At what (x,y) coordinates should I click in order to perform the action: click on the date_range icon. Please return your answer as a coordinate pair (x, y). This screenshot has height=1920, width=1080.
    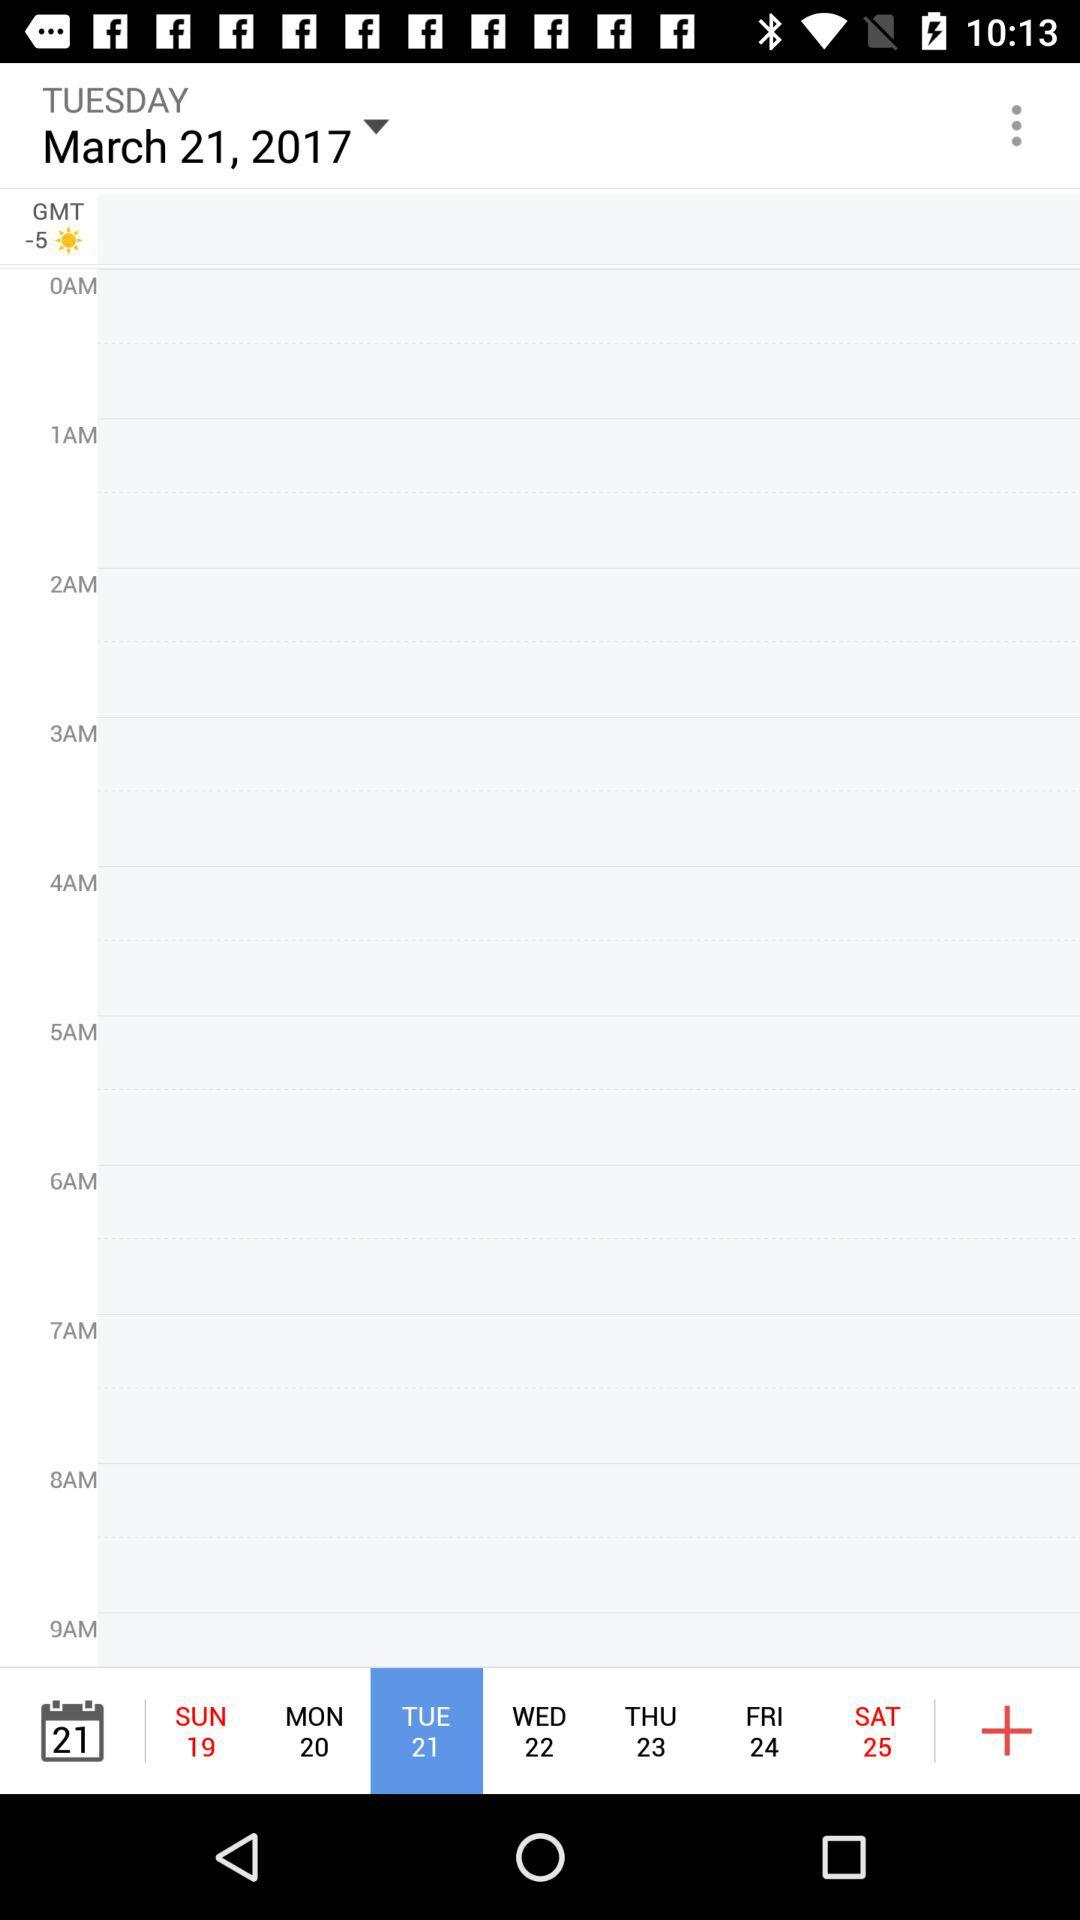
    Looking at the image, I should click on (71, 1730).